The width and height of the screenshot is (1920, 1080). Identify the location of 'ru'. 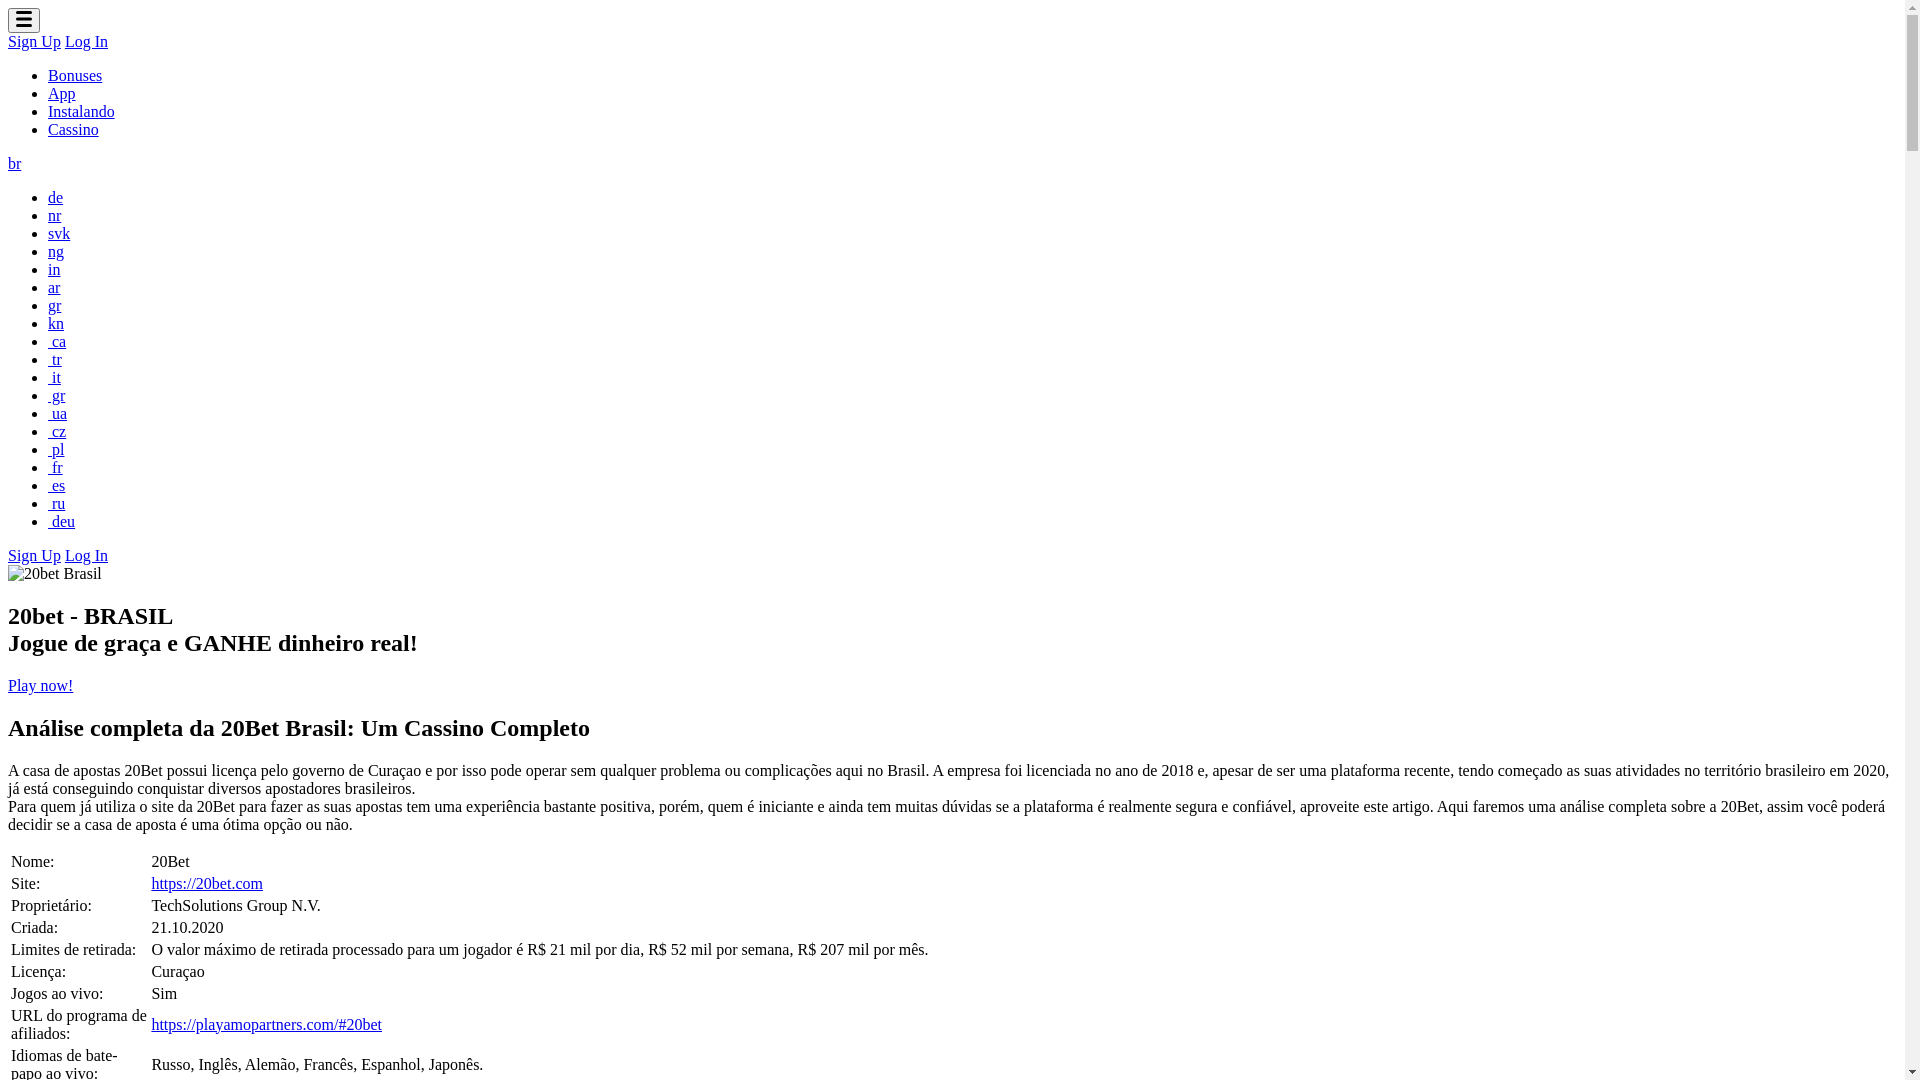
(56, 502).